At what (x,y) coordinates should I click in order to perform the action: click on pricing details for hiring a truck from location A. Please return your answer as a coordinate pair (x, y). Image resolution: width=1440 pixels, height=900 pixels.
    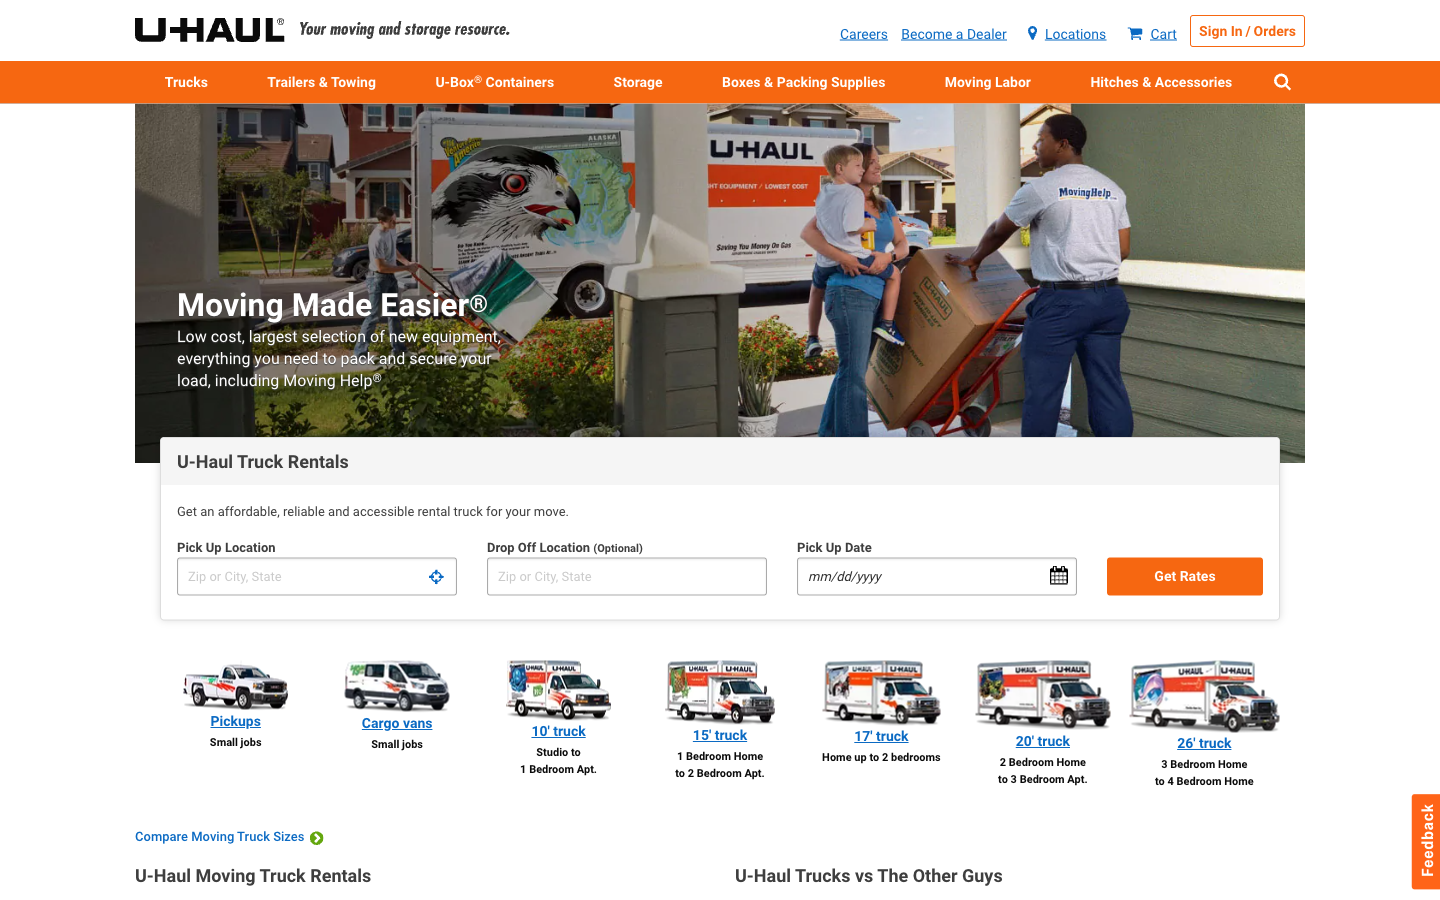
    Looking at the image, I should click on (316, 576).